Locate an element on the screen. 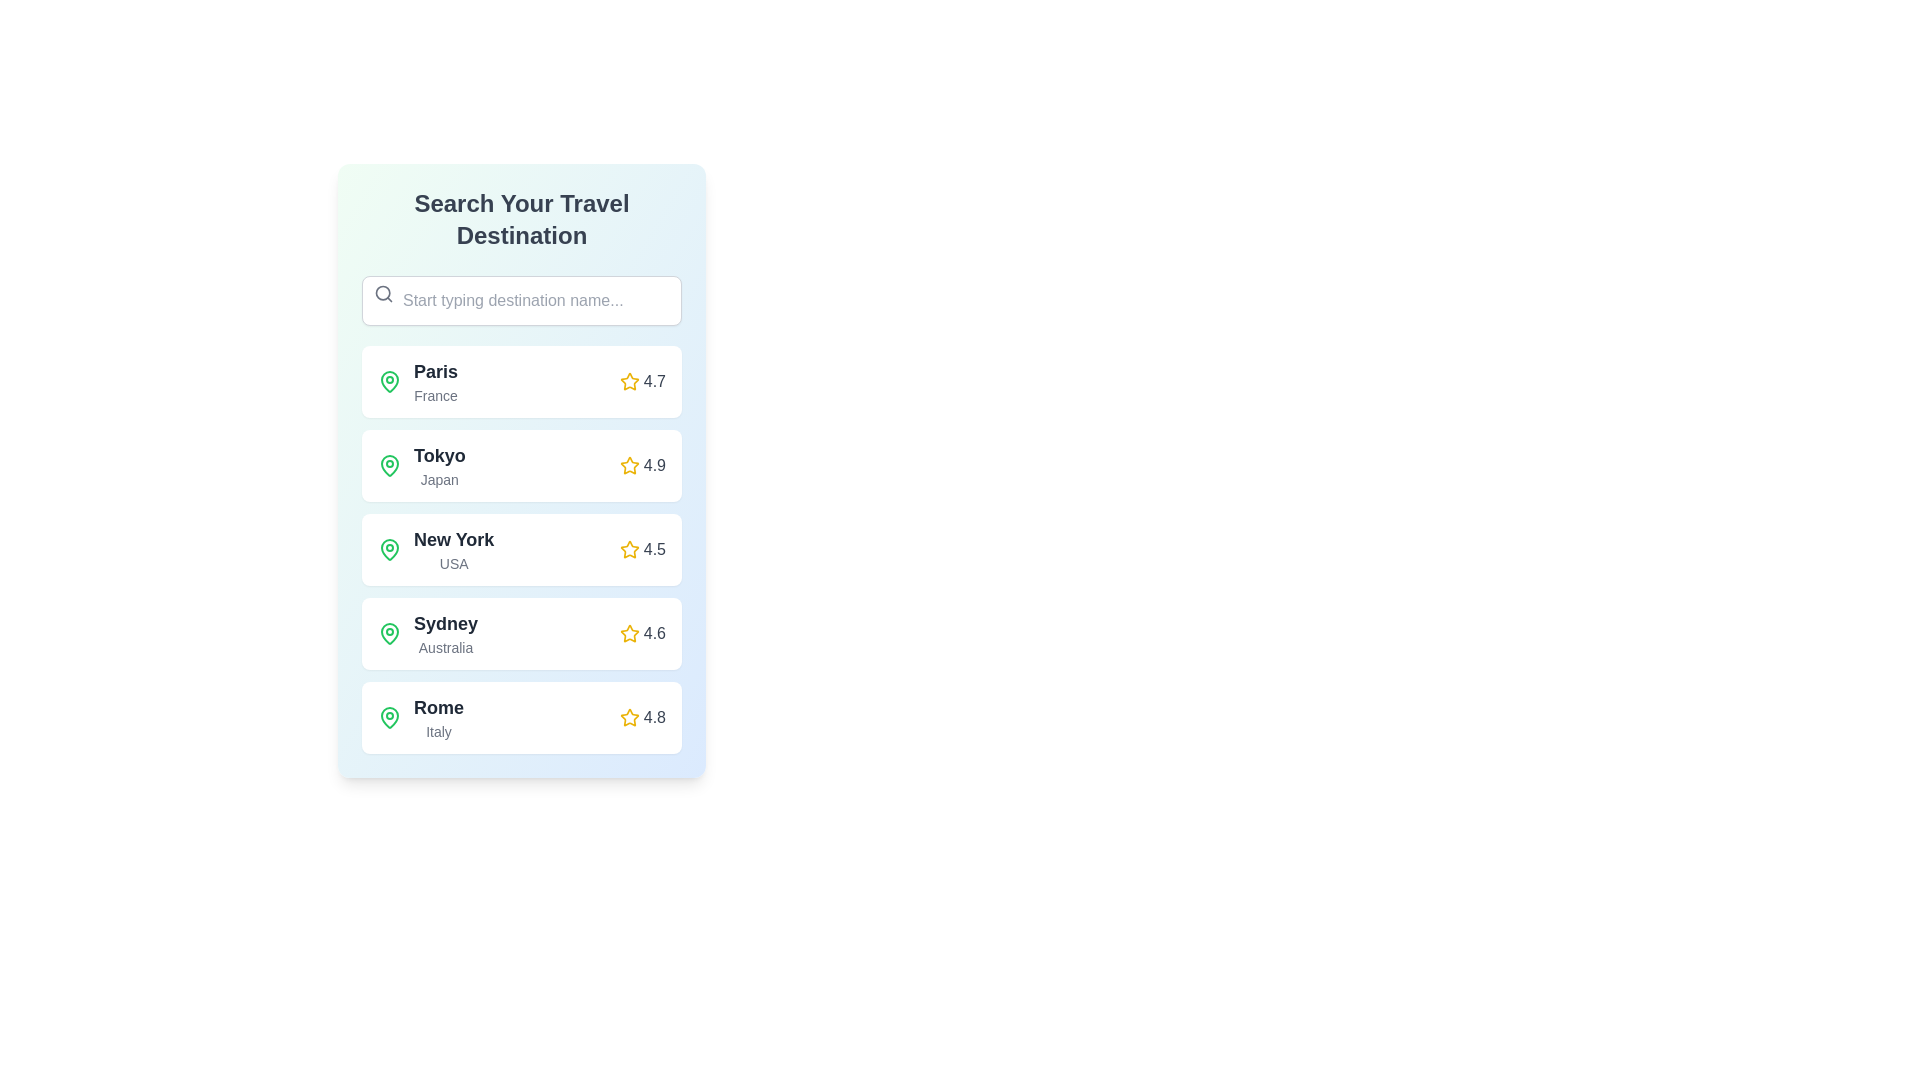  the green map pin icon located to the left of the 'Tokyo' list entry in the travel destinations list is located at coordinates (389, 466).